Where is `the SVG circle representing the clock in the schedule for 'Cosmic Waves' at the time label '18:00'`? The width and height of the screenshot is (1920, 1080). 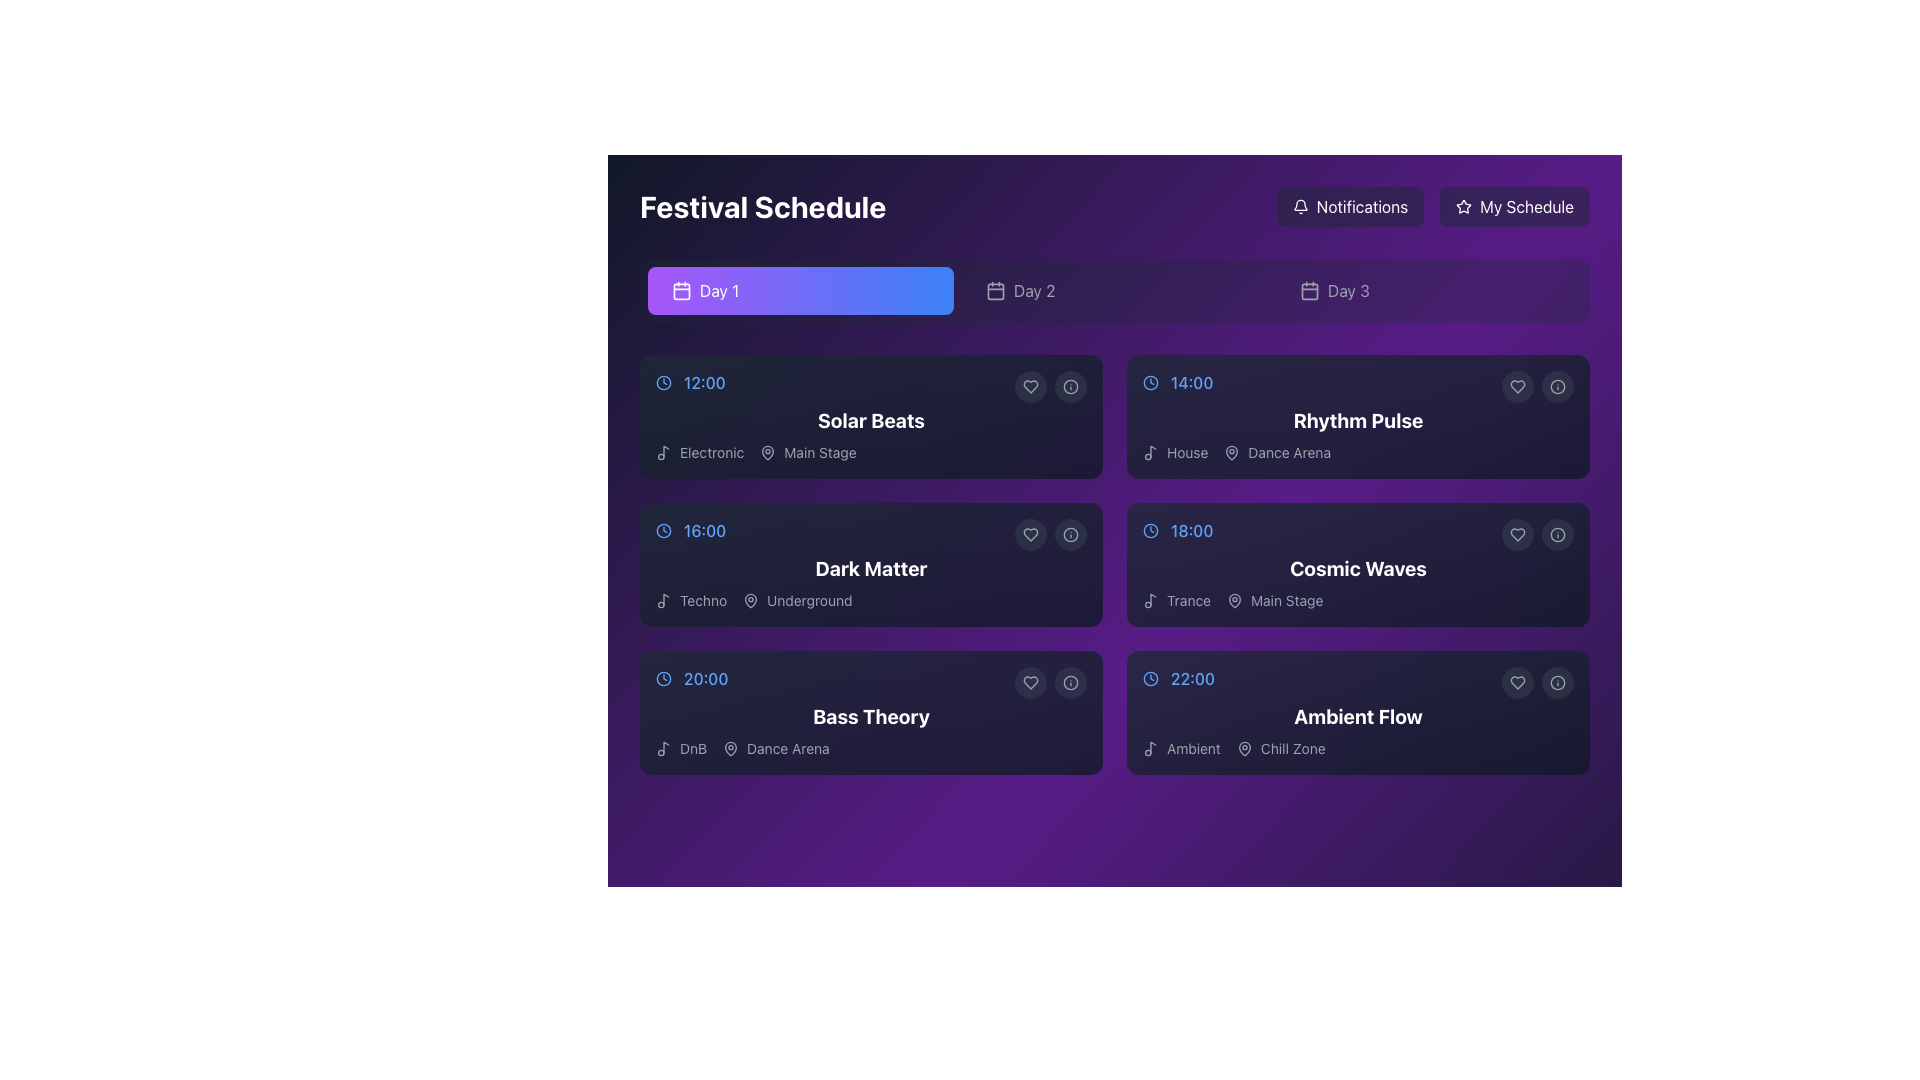 the SVG circle representing the clock in the schedule for 'Cosmic Waves' at the time label '18:00' is located at coordinates (1151, 530).